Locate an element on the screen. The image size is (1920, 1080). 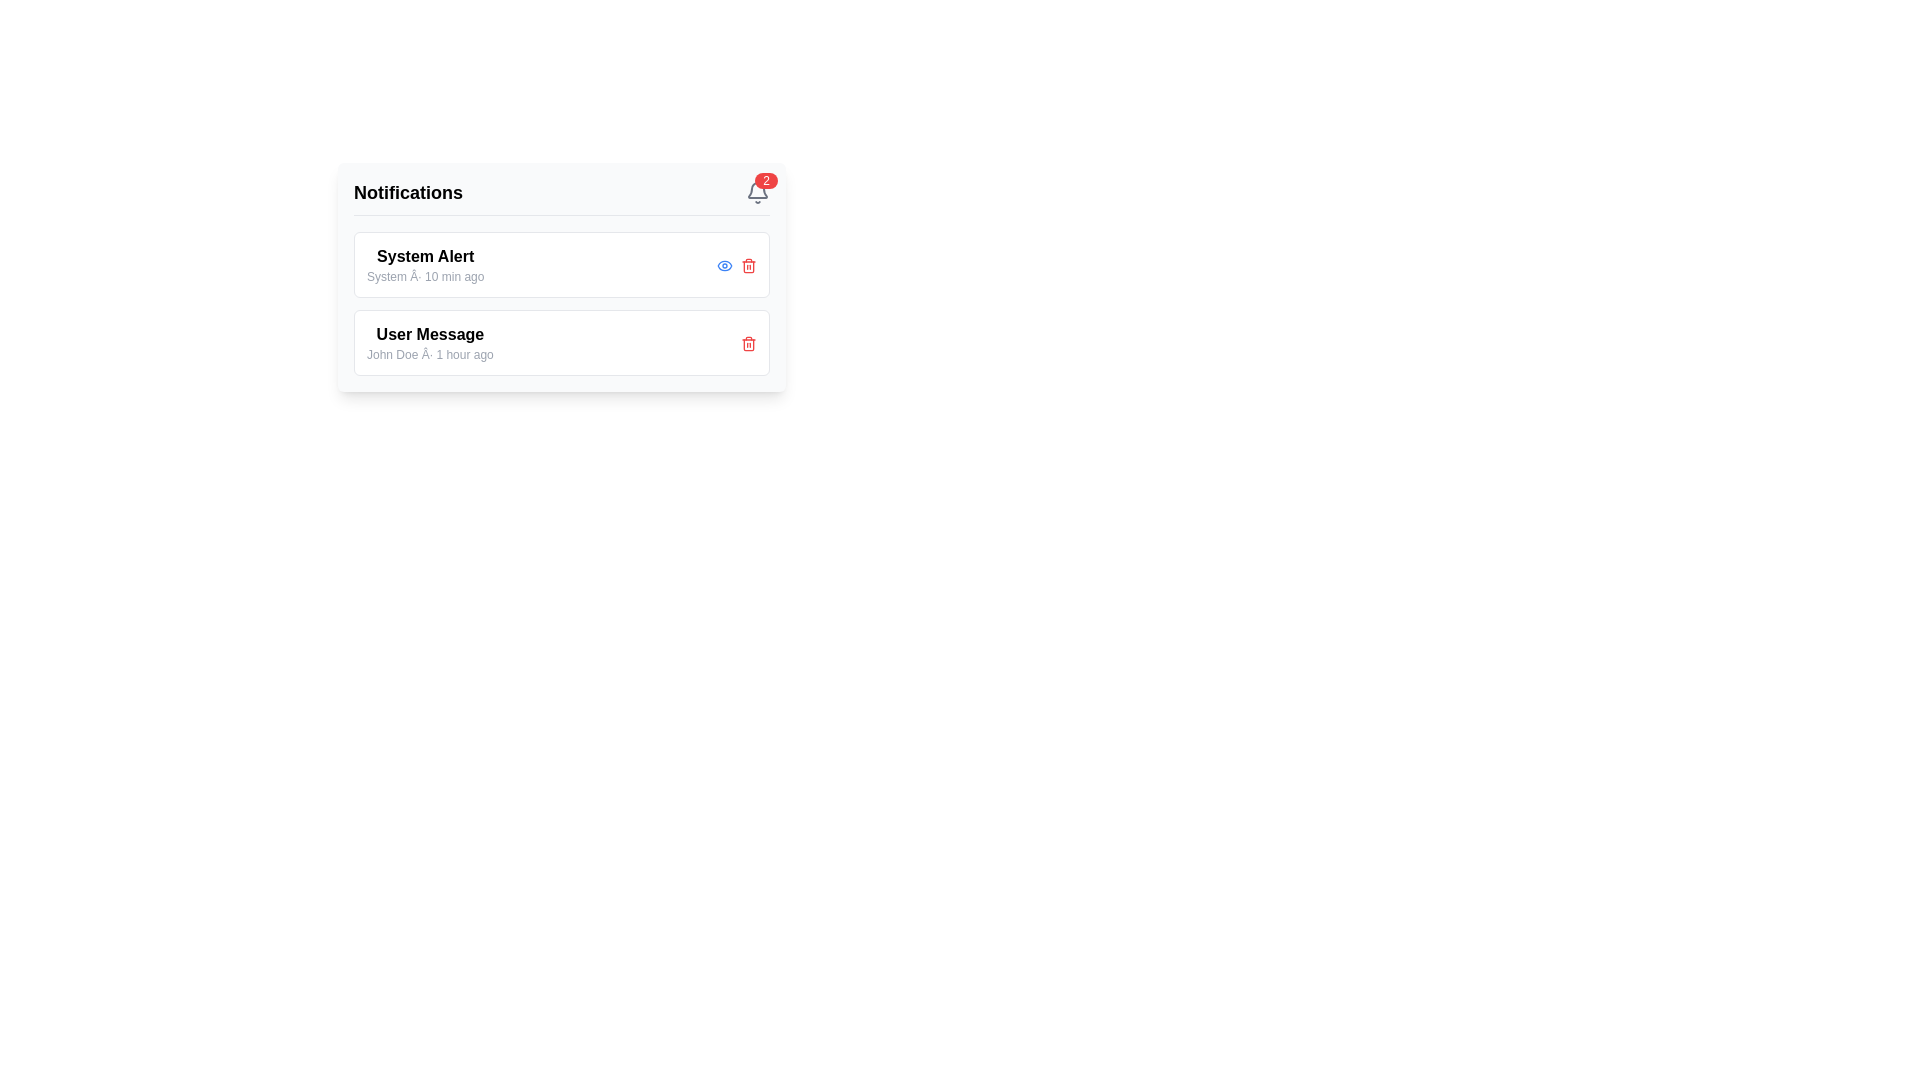
the red trash icon button located in the right section of the 'User Message' card is located at coordinates (747, 342).